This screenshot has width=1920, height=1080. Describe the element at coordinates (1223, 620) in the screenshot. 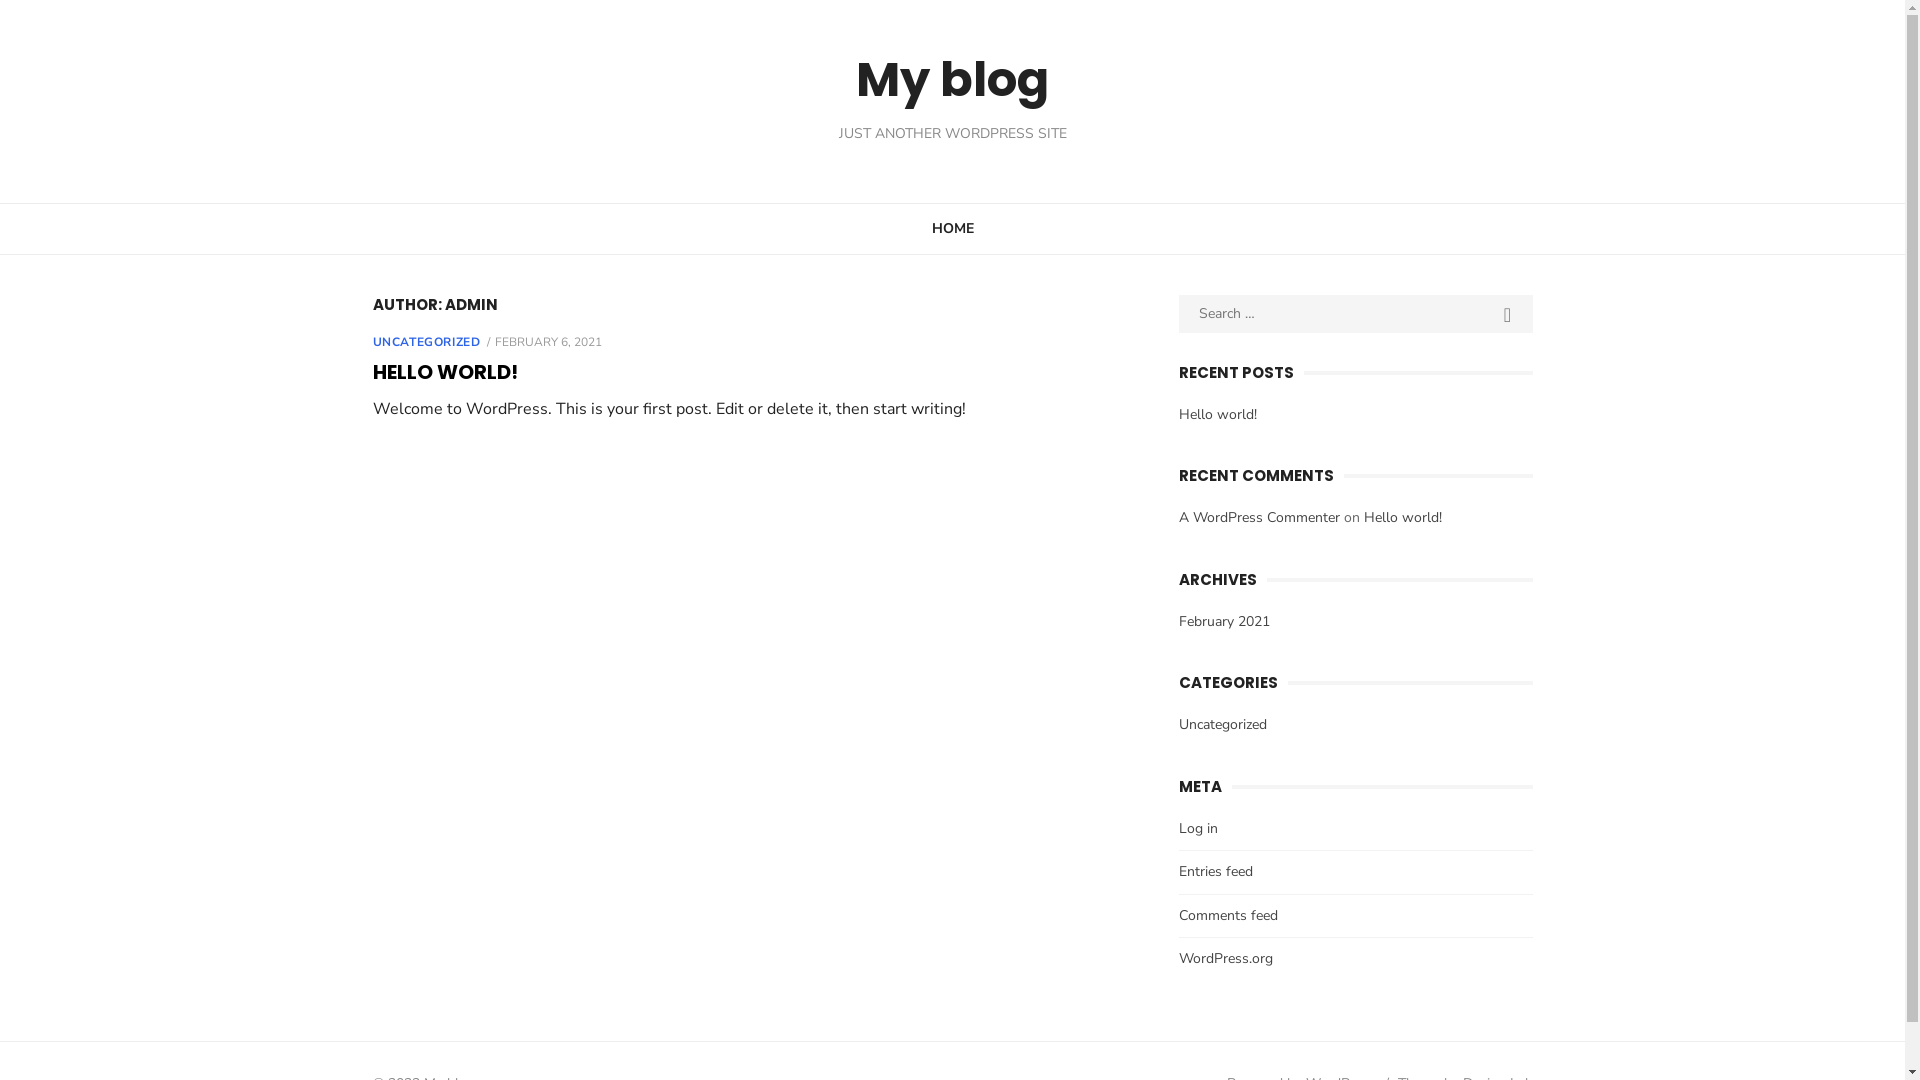

I see `'February 2021'` at that location.